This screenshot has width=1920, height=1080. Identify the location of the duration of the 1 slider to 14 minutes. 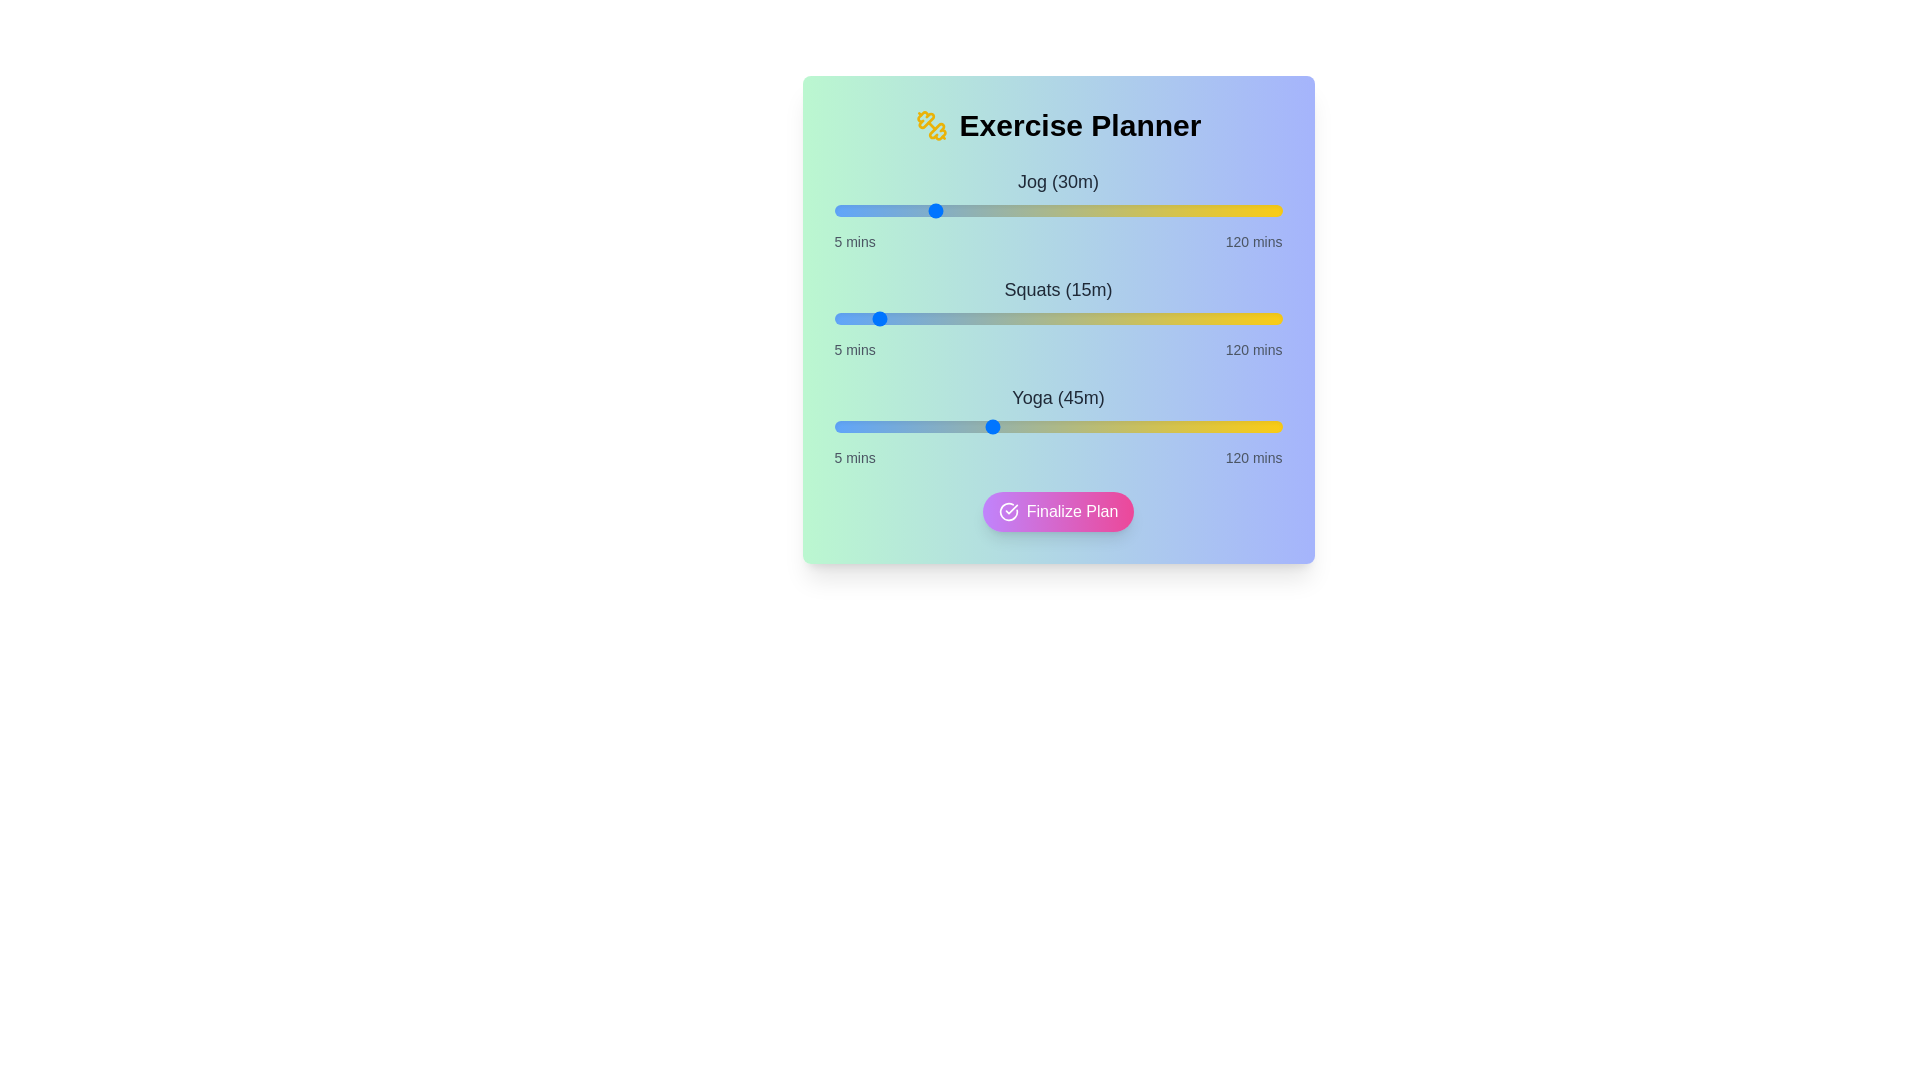
(869, 318).